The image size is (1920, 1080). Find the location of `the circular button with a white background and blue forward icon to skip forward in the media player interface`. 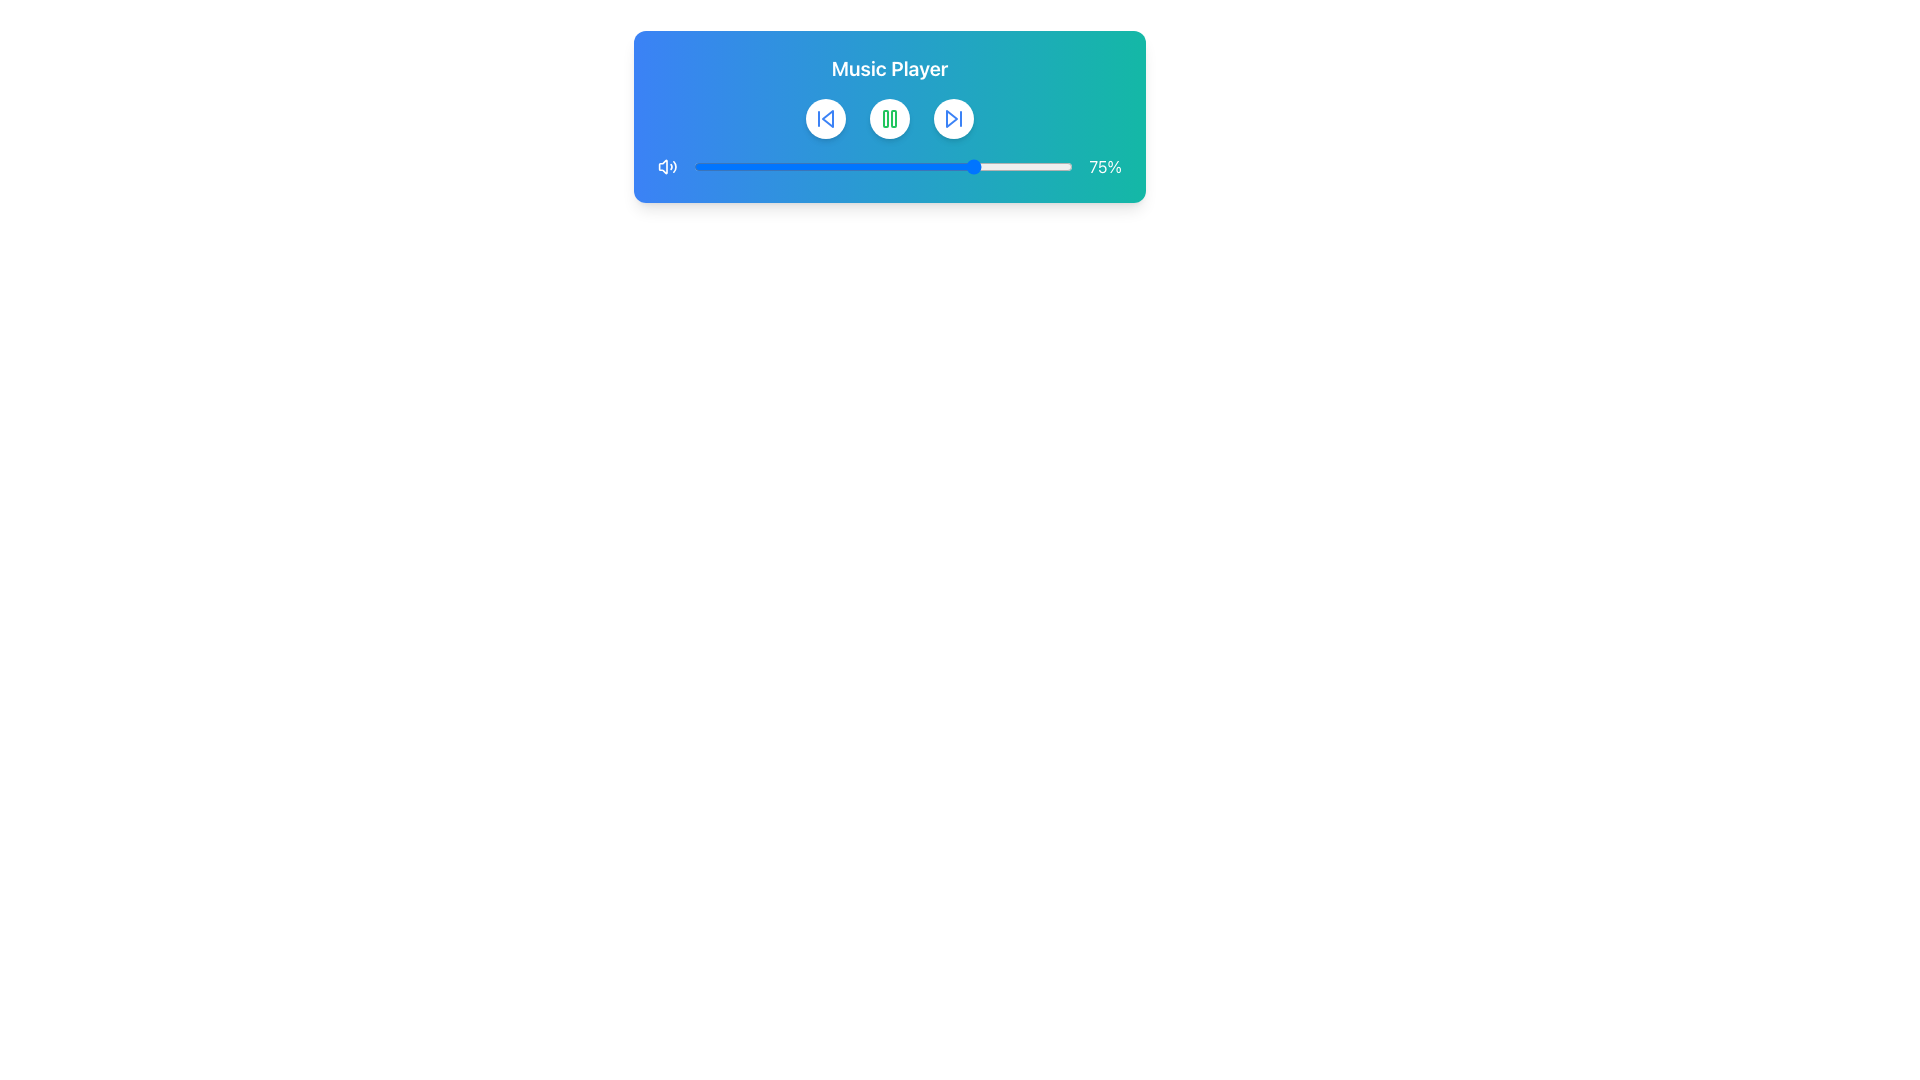

the circular button with a white background and blue forward icon to skip forward in the media player interface is located at coordinates (953, 119).